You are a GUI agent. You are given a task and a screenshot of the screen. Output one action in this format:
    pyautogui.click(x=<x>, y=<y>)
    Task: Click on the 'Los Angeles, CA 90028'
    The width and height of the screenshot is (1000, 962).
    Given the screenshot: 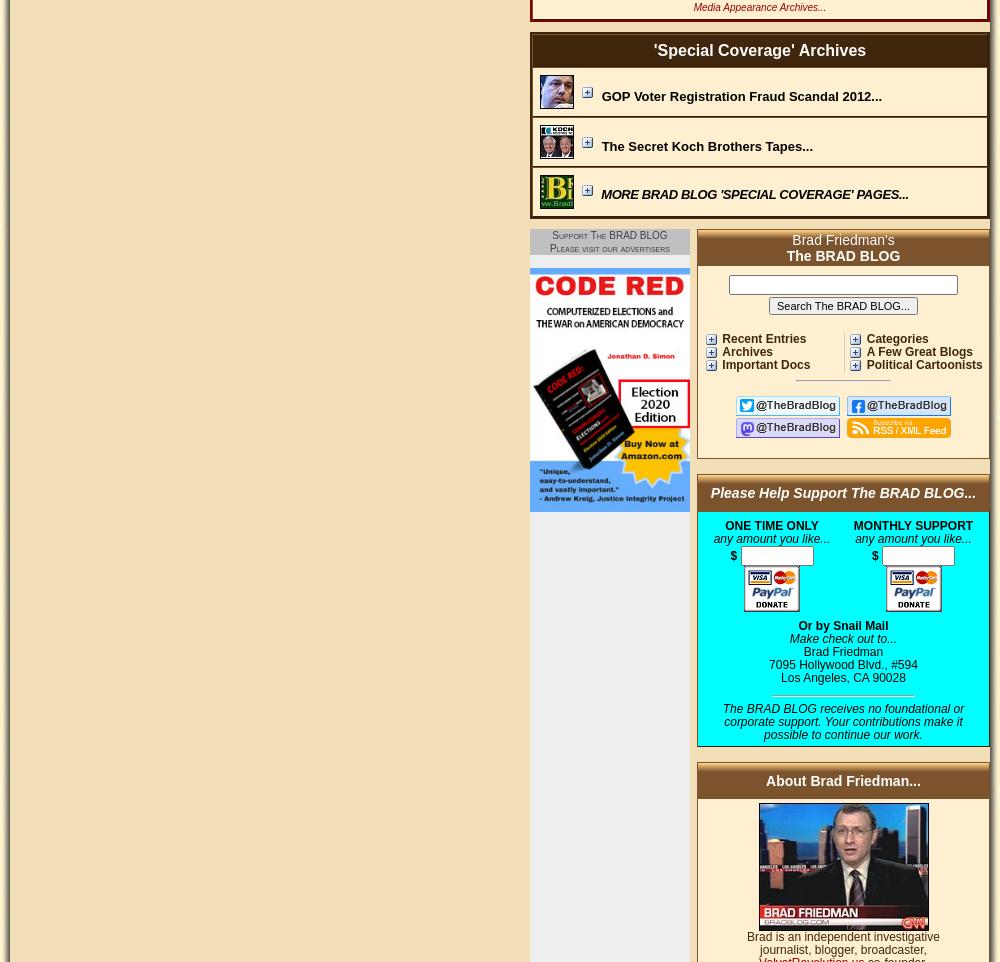 What is the action you would take?
    pyautogui.click(x=842, y=677)
    